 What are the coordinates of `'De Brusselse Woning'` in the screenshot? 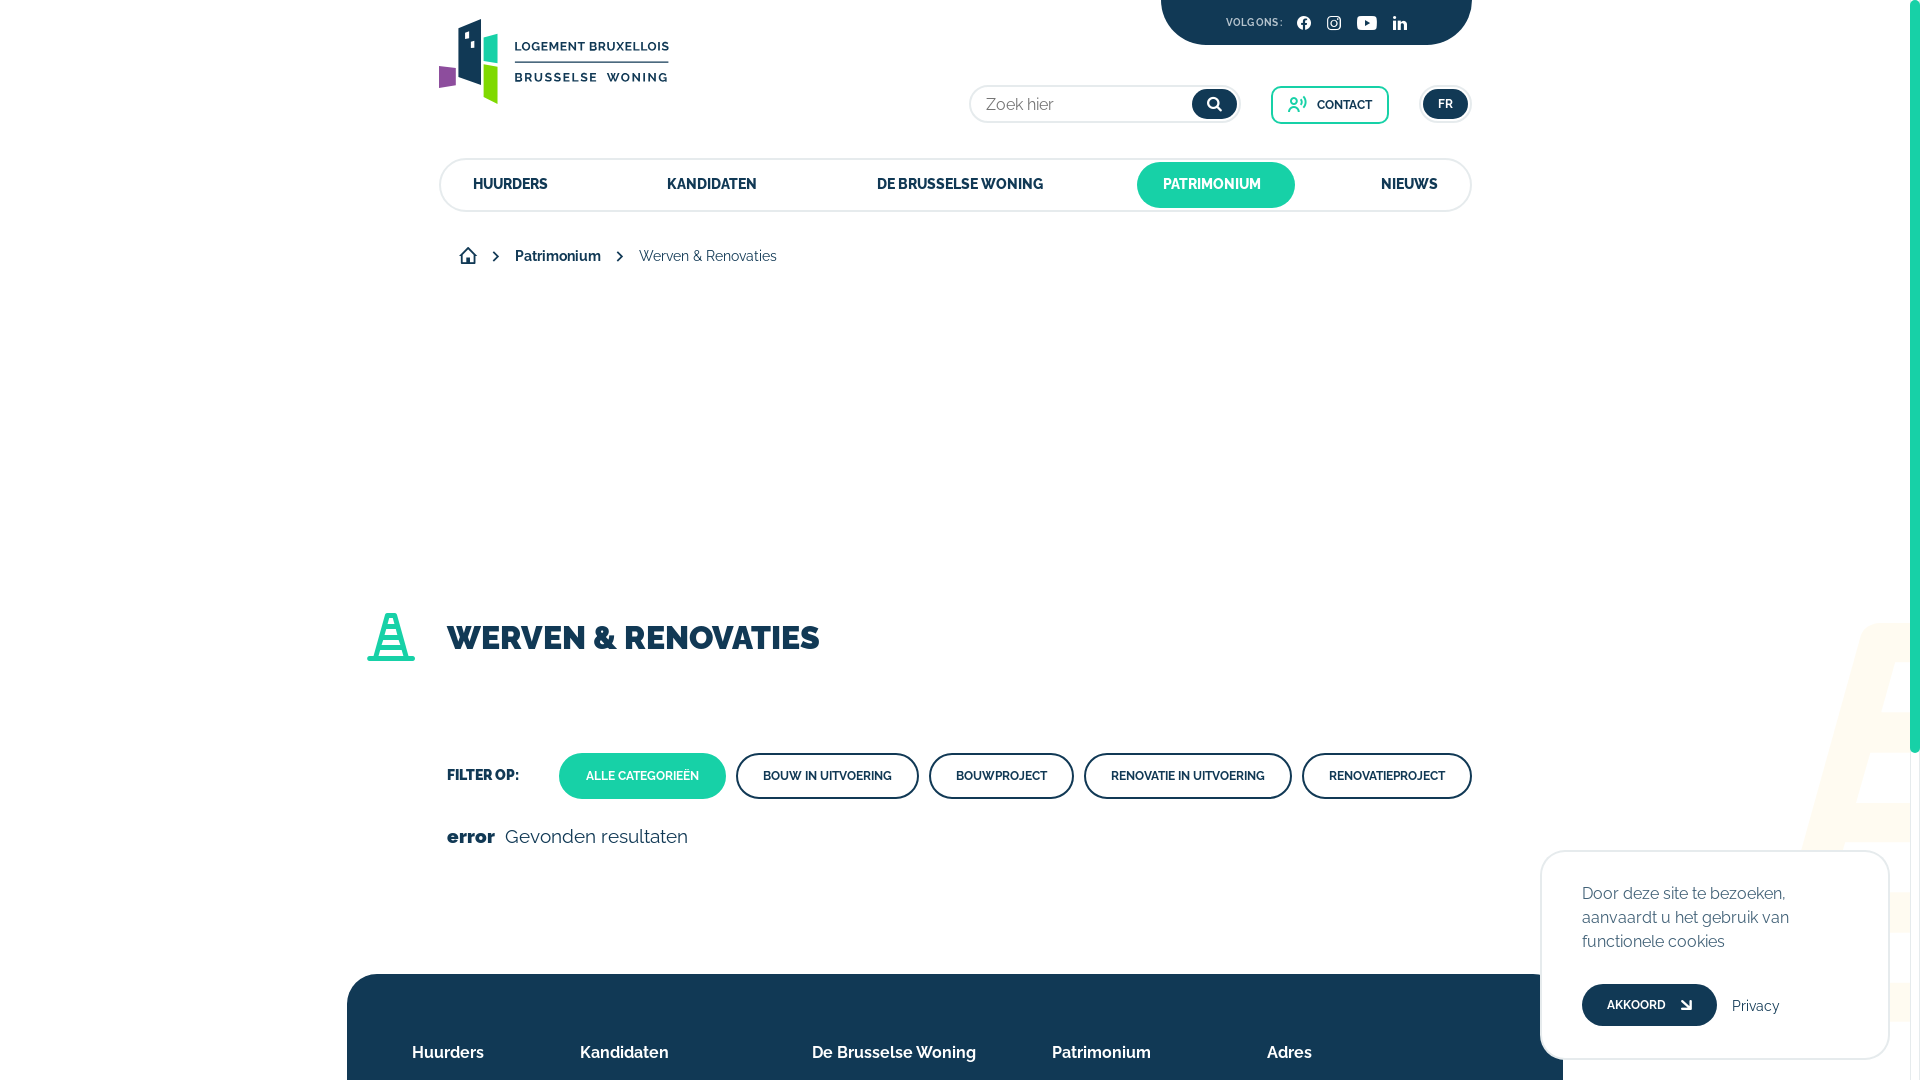 It's located at (892, 1051).